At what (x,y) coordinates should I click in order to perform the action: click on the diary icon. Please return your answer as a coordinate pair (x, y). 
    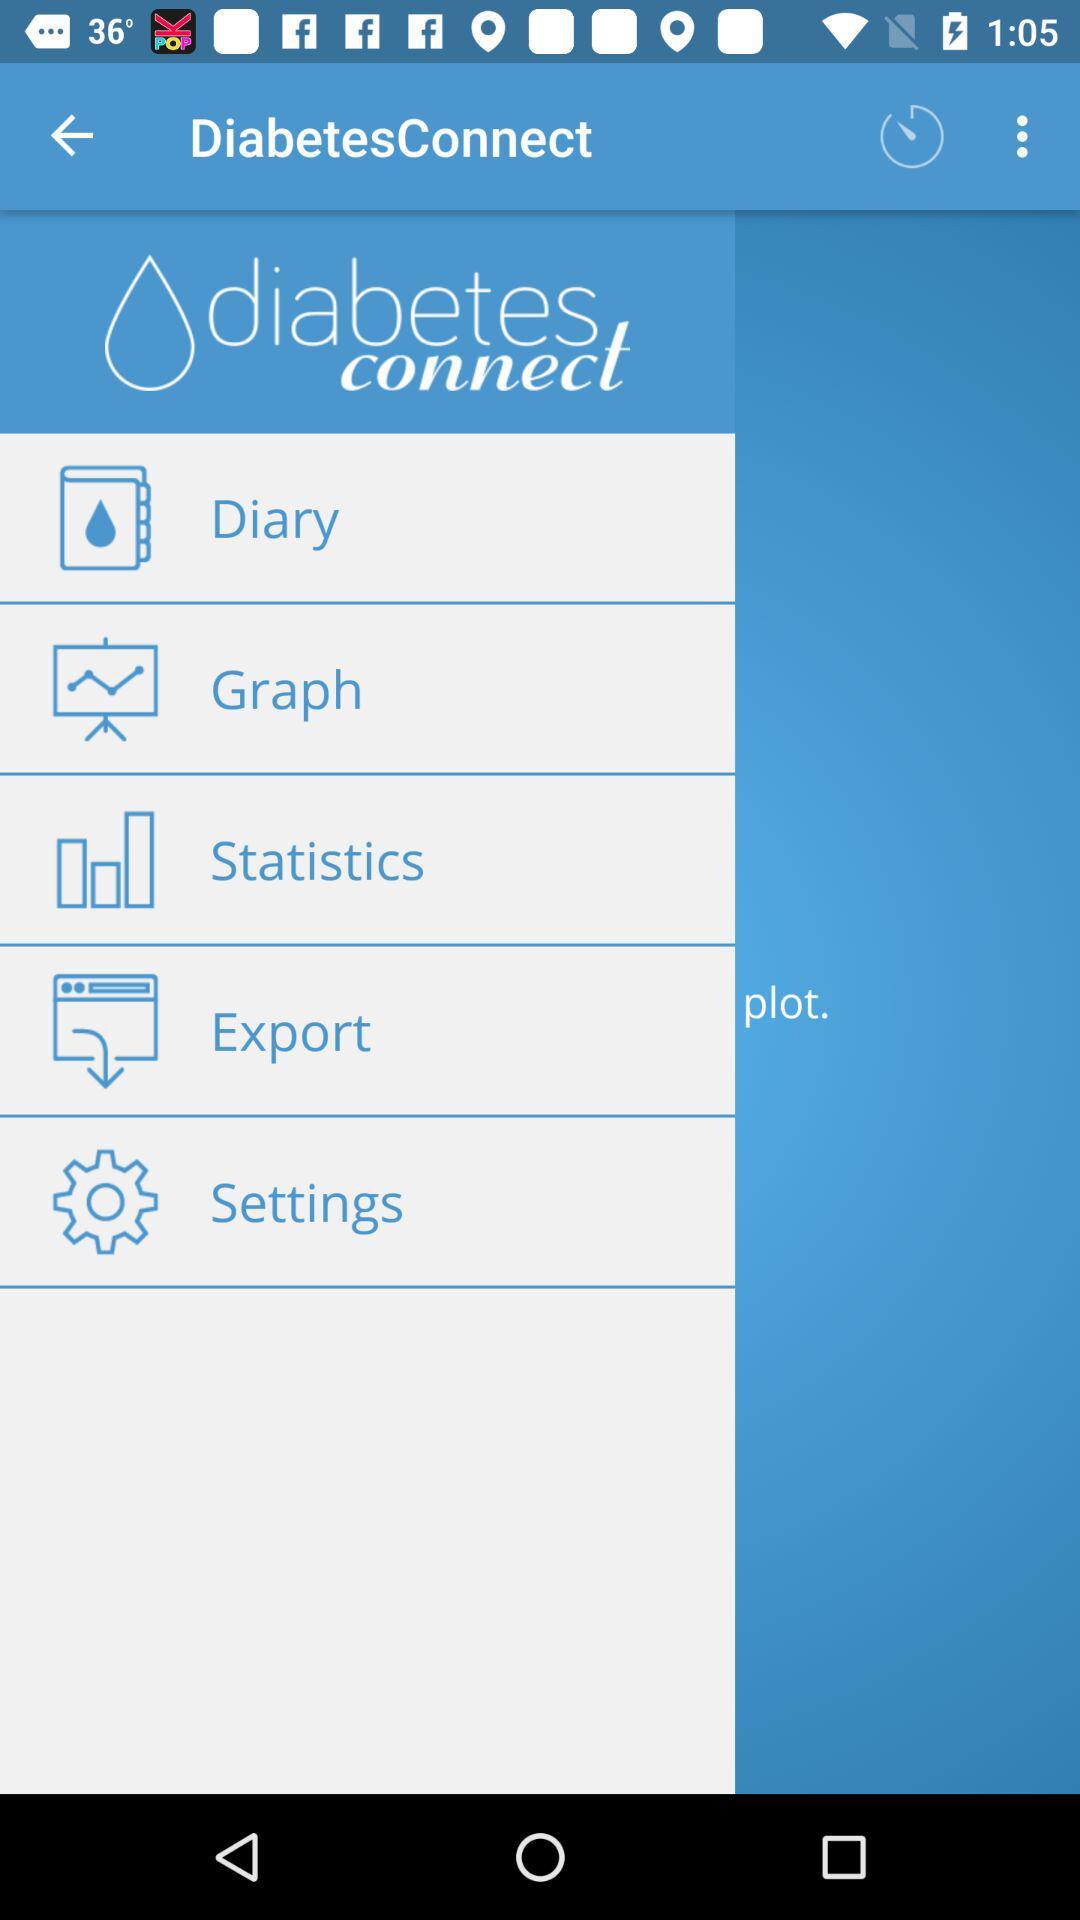
    Looking at the image, I should click on (104, 518).